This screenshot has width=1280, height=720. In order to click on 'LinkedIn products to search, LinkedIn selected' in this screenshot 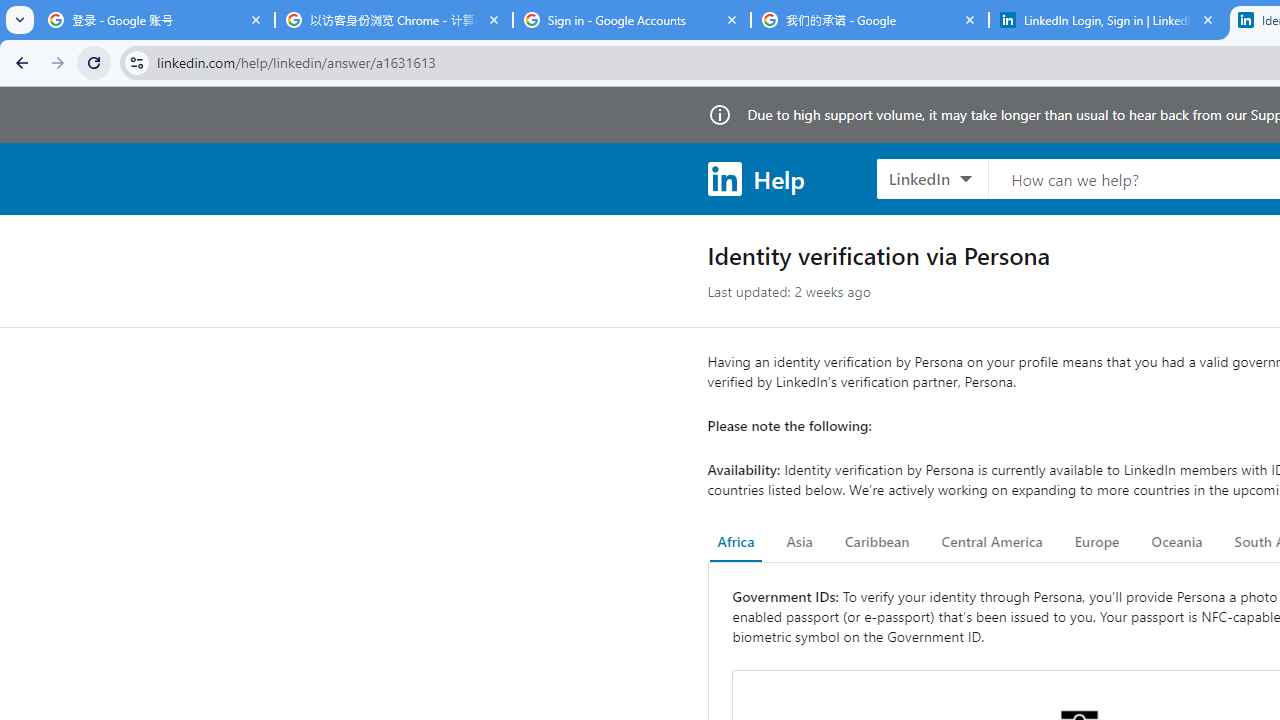, I will do `click(931, 177)`.